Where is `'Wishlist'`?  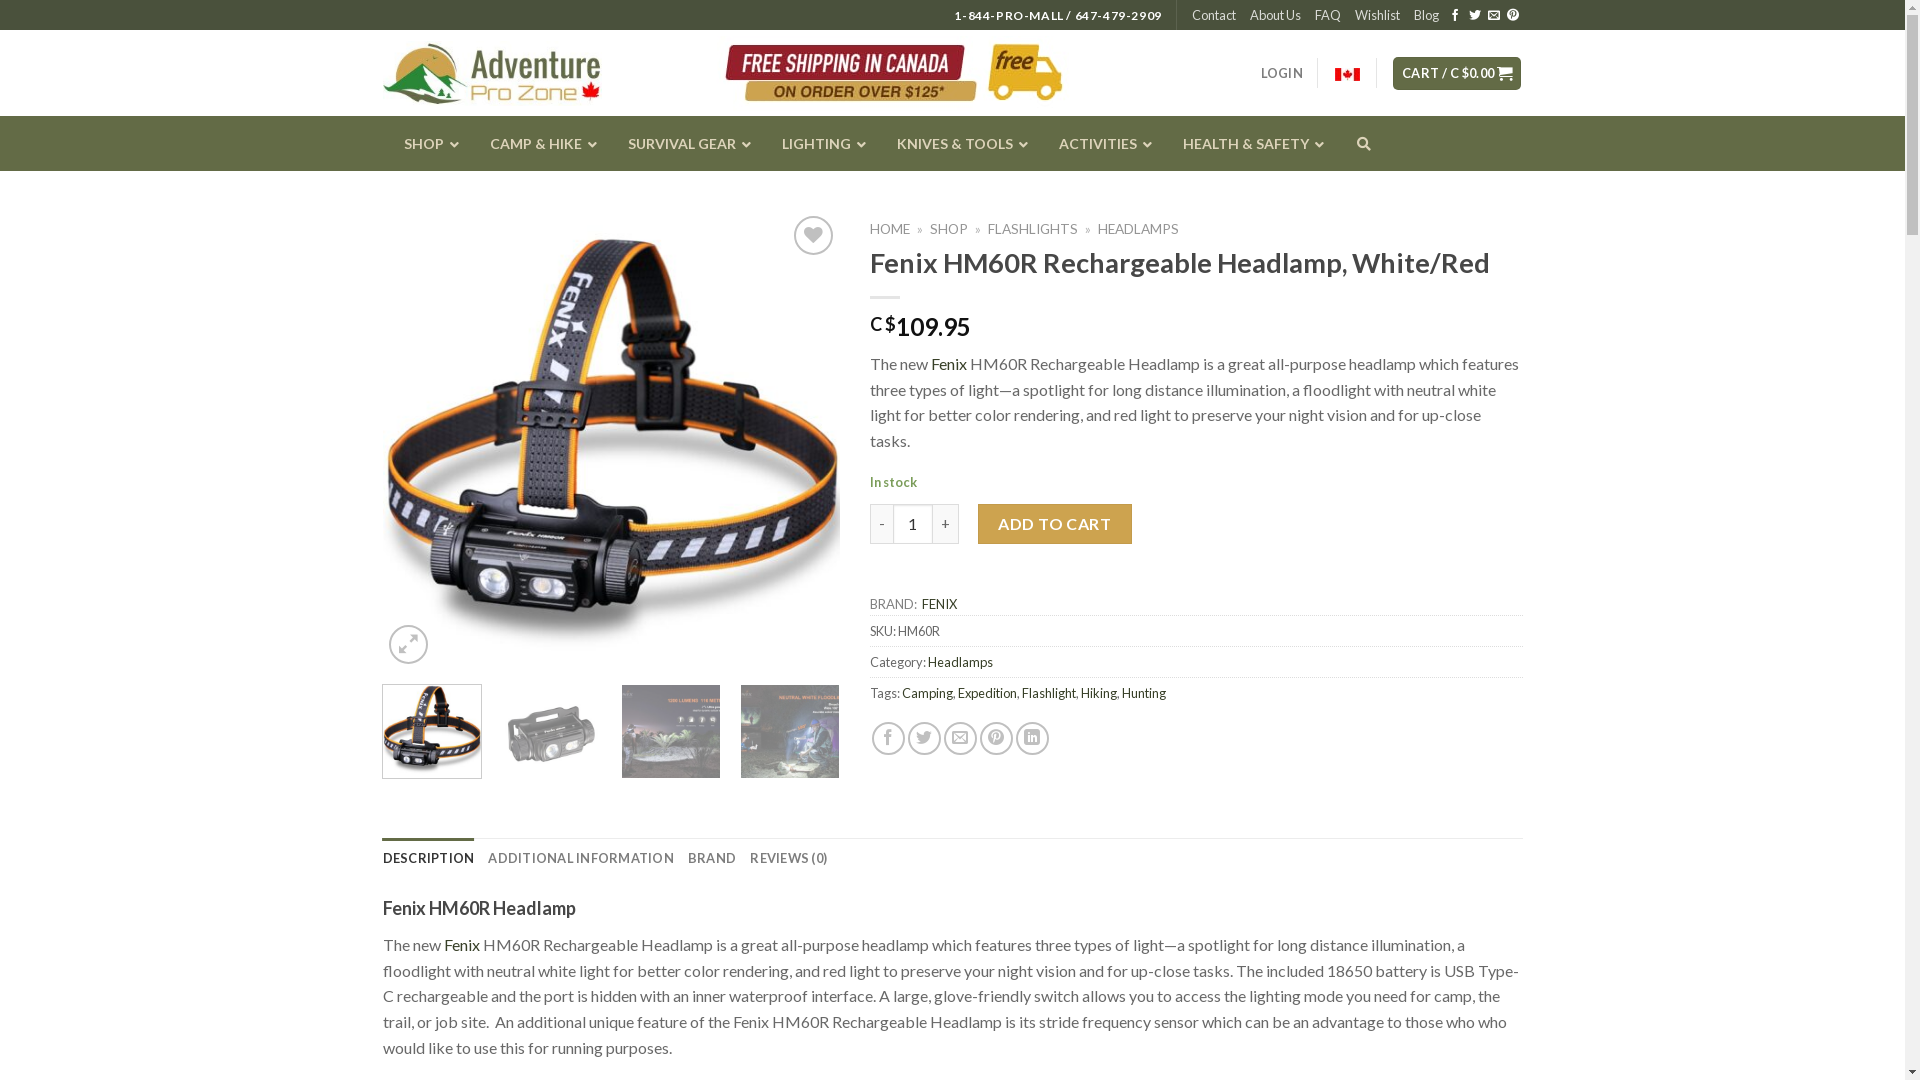
'Wishlist' is located at coordinates (1376, 15).